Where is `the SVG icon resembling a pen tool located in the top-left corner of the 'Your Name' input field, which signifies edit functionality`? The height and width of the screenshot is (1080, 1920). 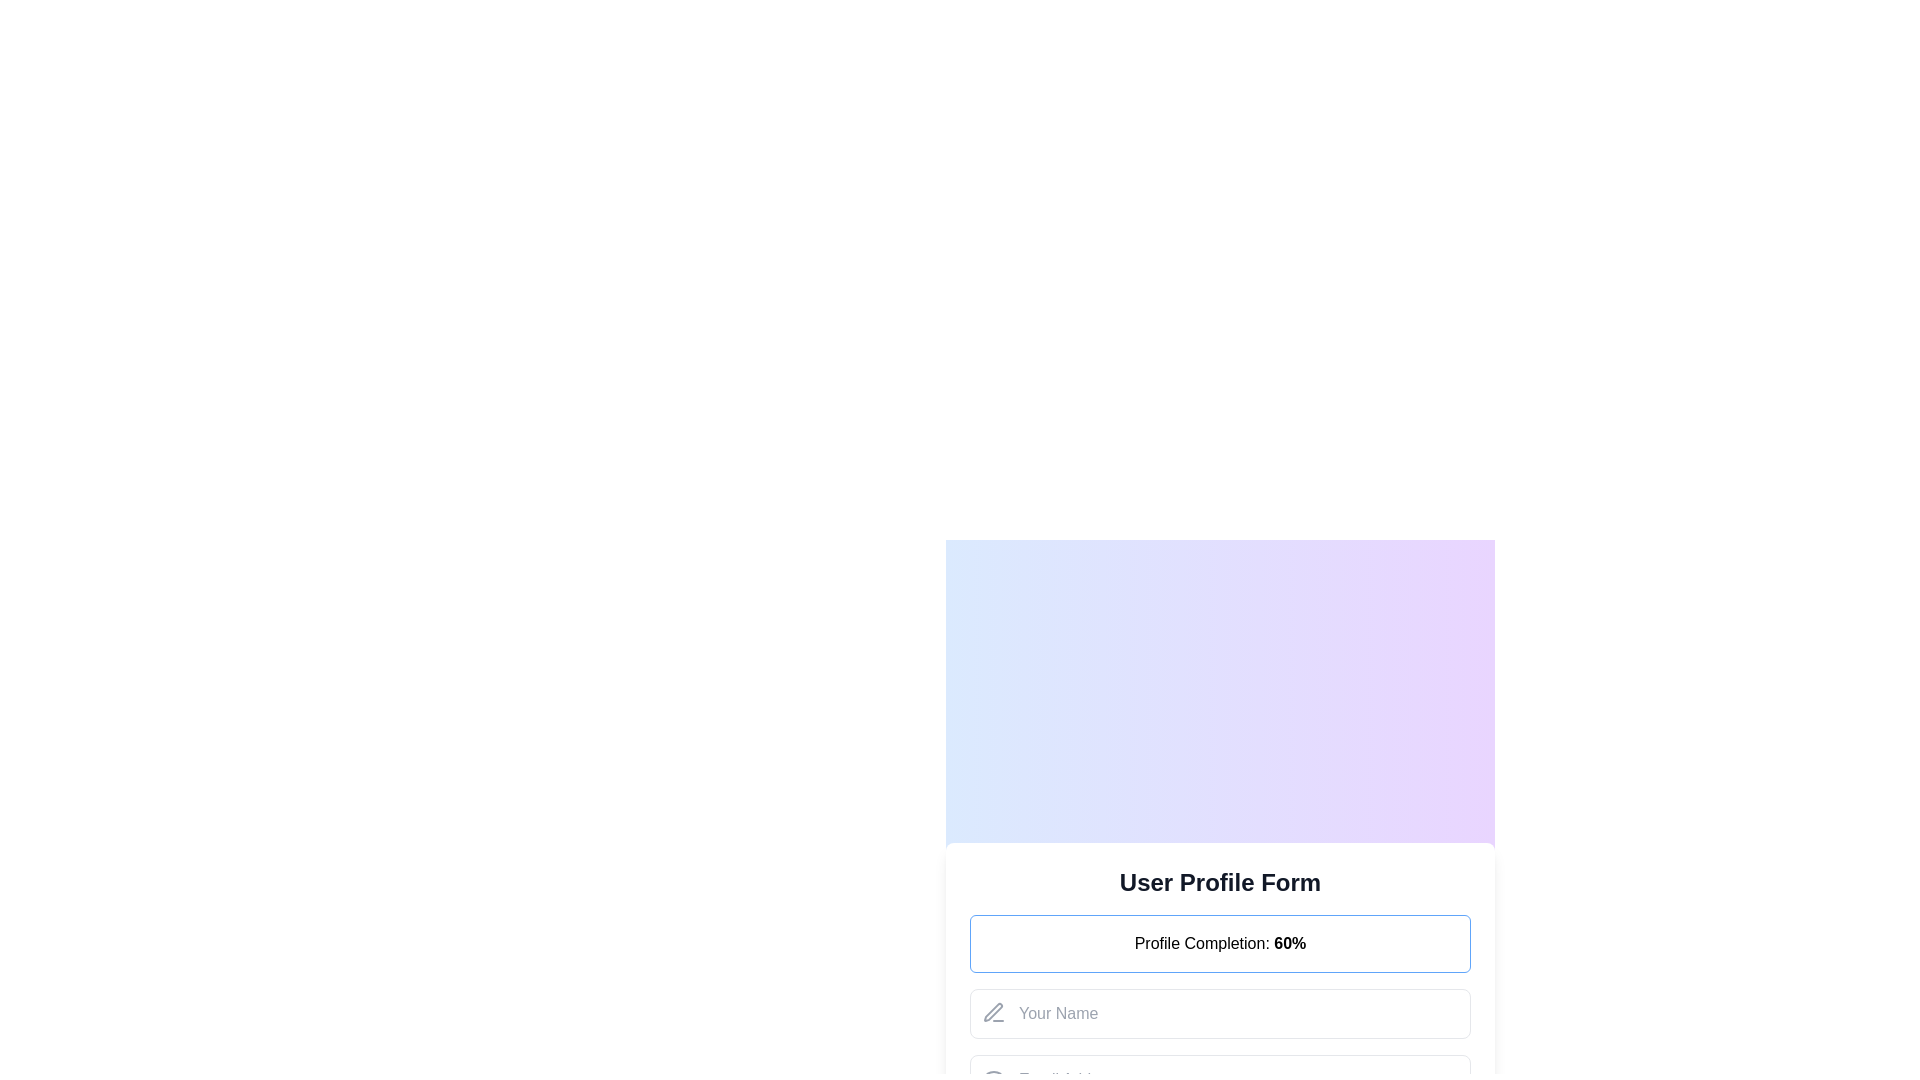
the SVG icon resembling a pen tool located in the top-left corner of the 'Your Name' input field, which signifies edit functionality is located at coordinates (993, 1012).